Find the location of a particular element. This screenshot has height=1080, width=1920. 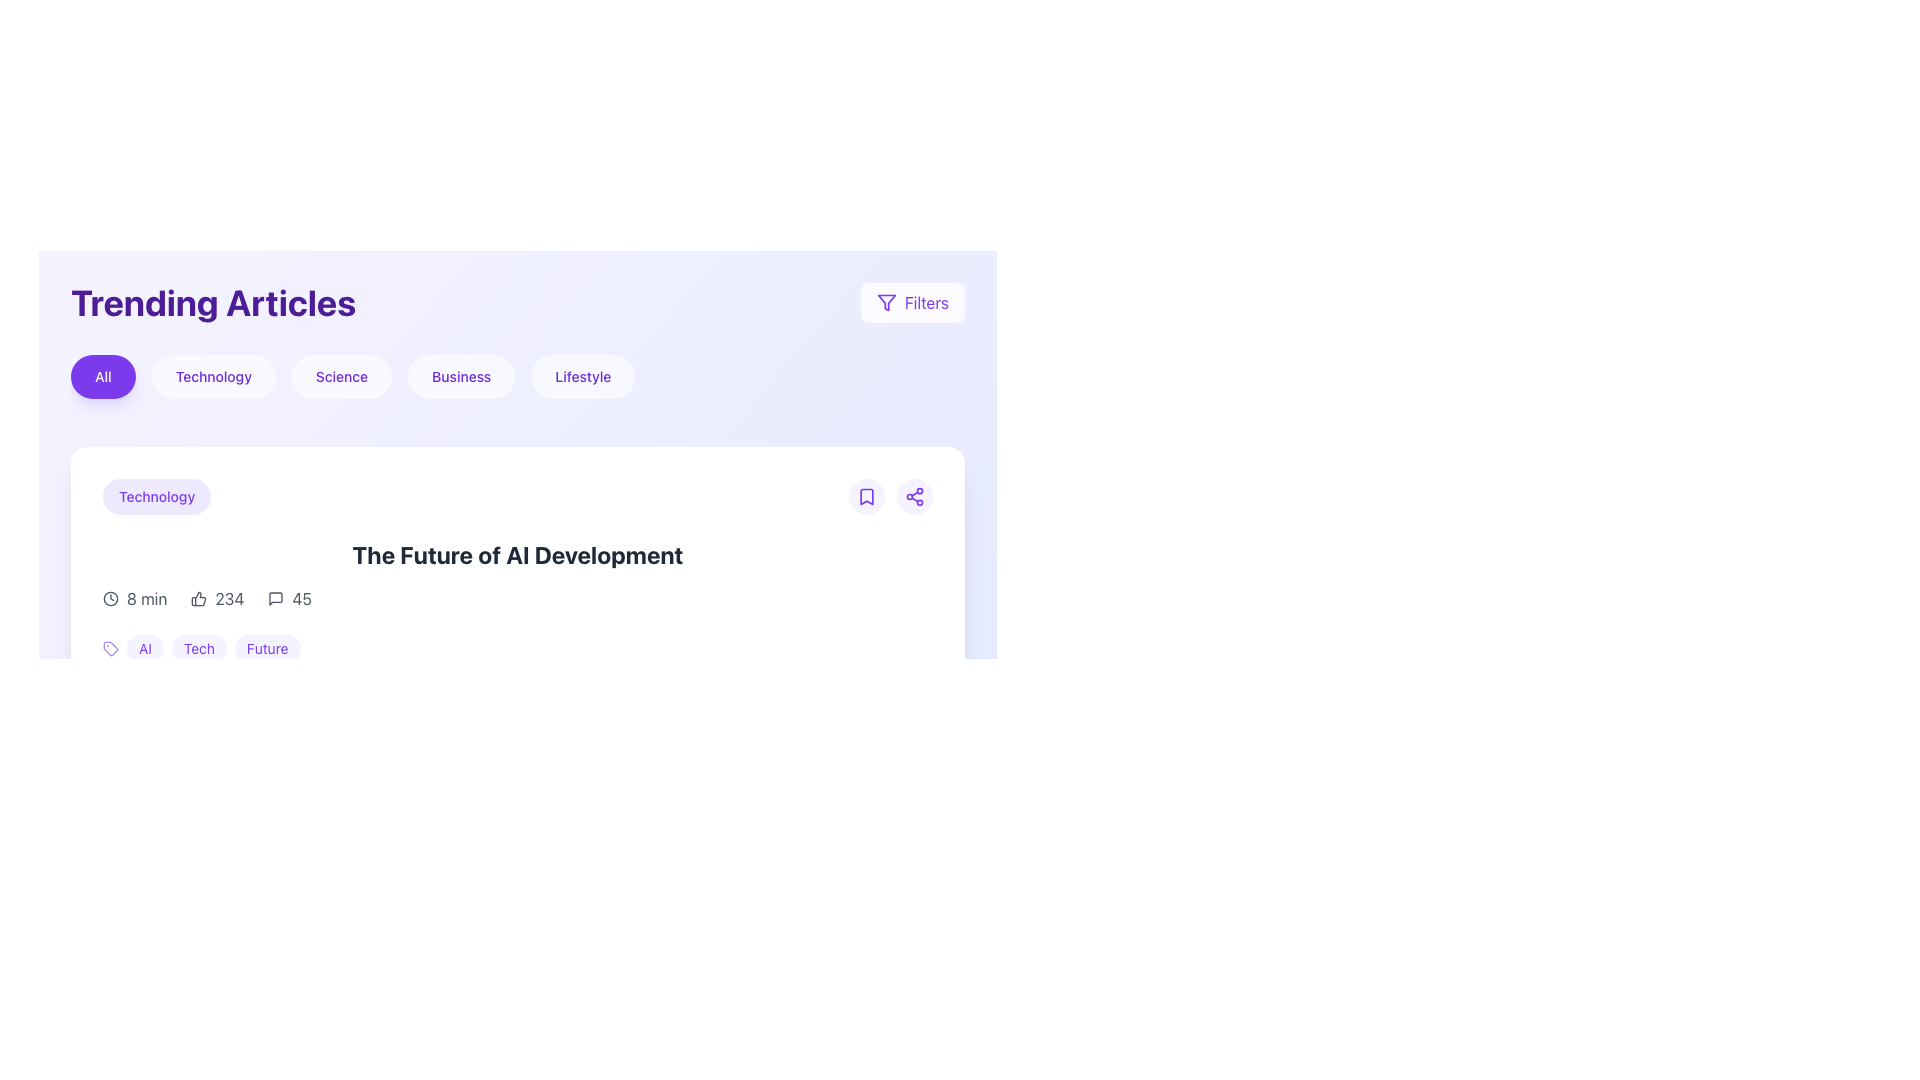

the rounded button-like element with a violet background and bold text that says 'Technology' to filter or select is located at coordinates (156, 496).